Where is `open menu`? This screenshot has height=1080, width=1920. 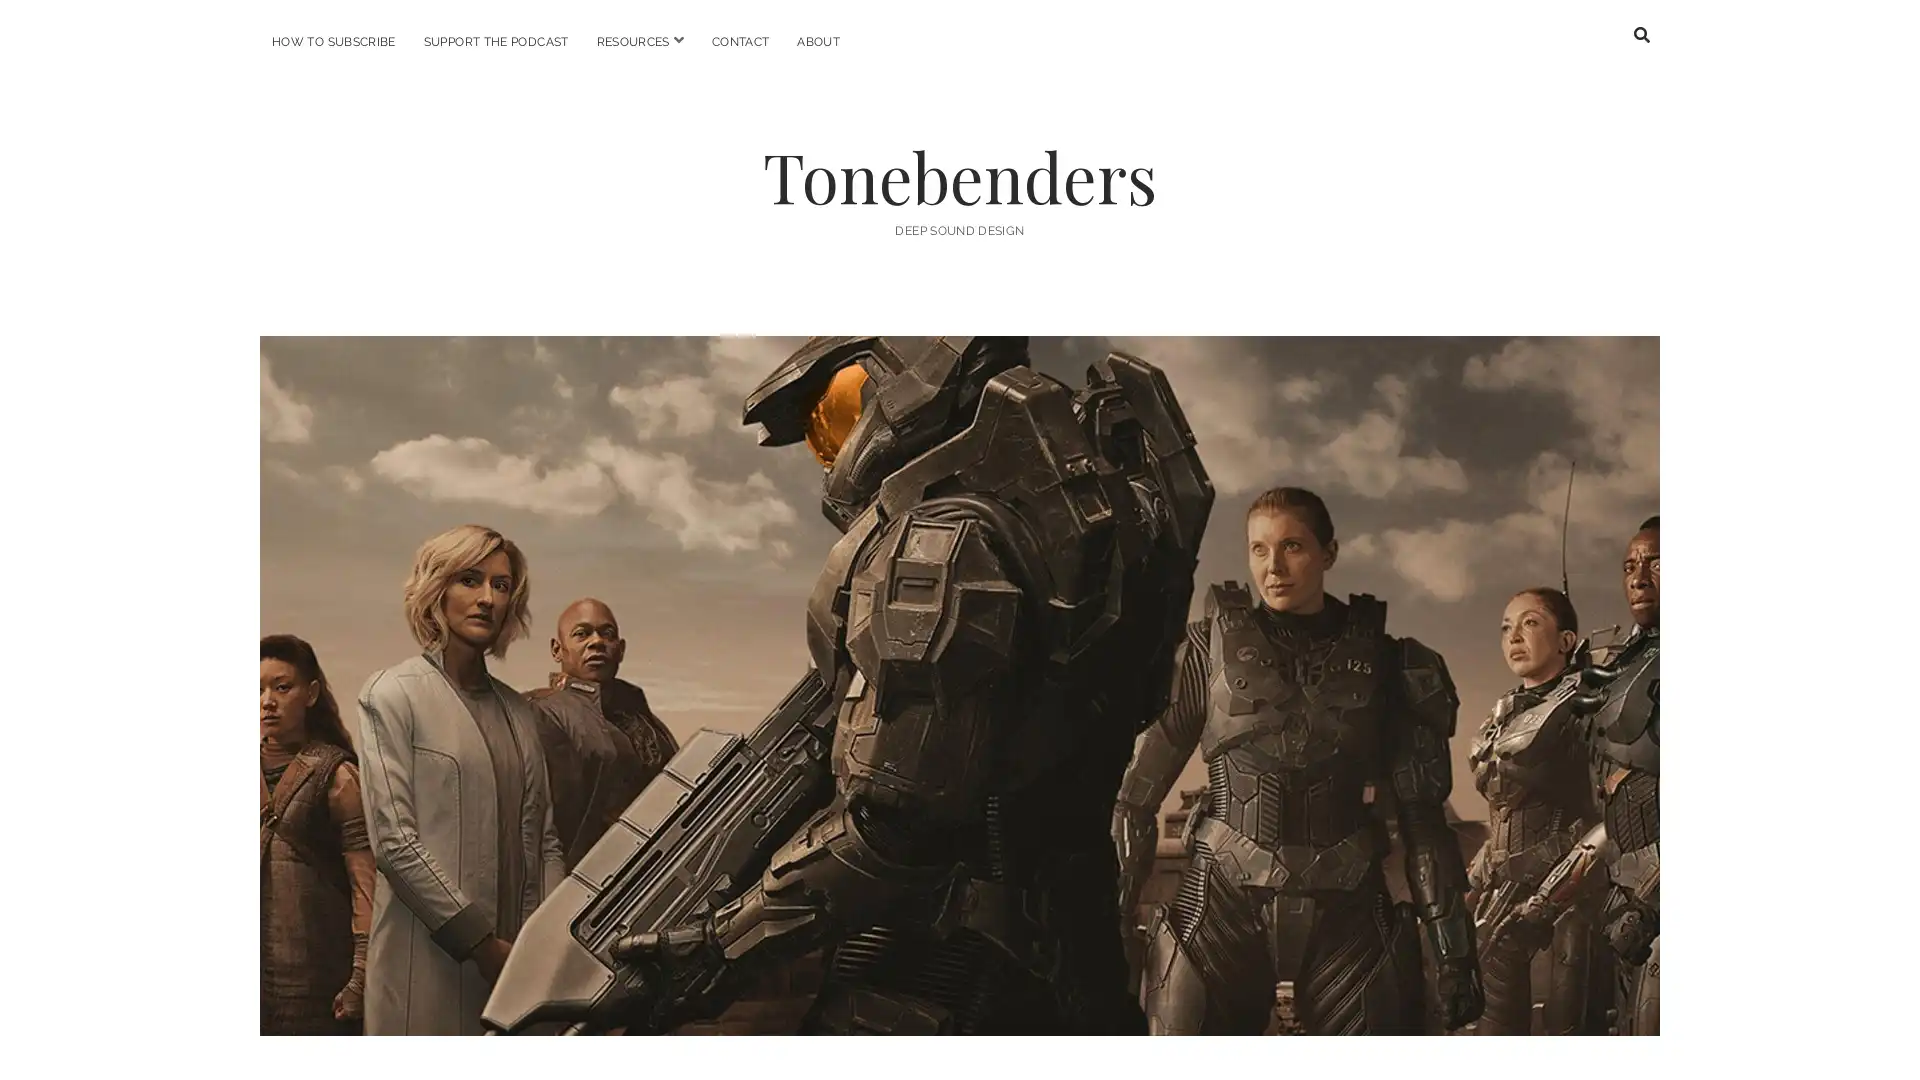 open menu is located at coordinates (677, 40).